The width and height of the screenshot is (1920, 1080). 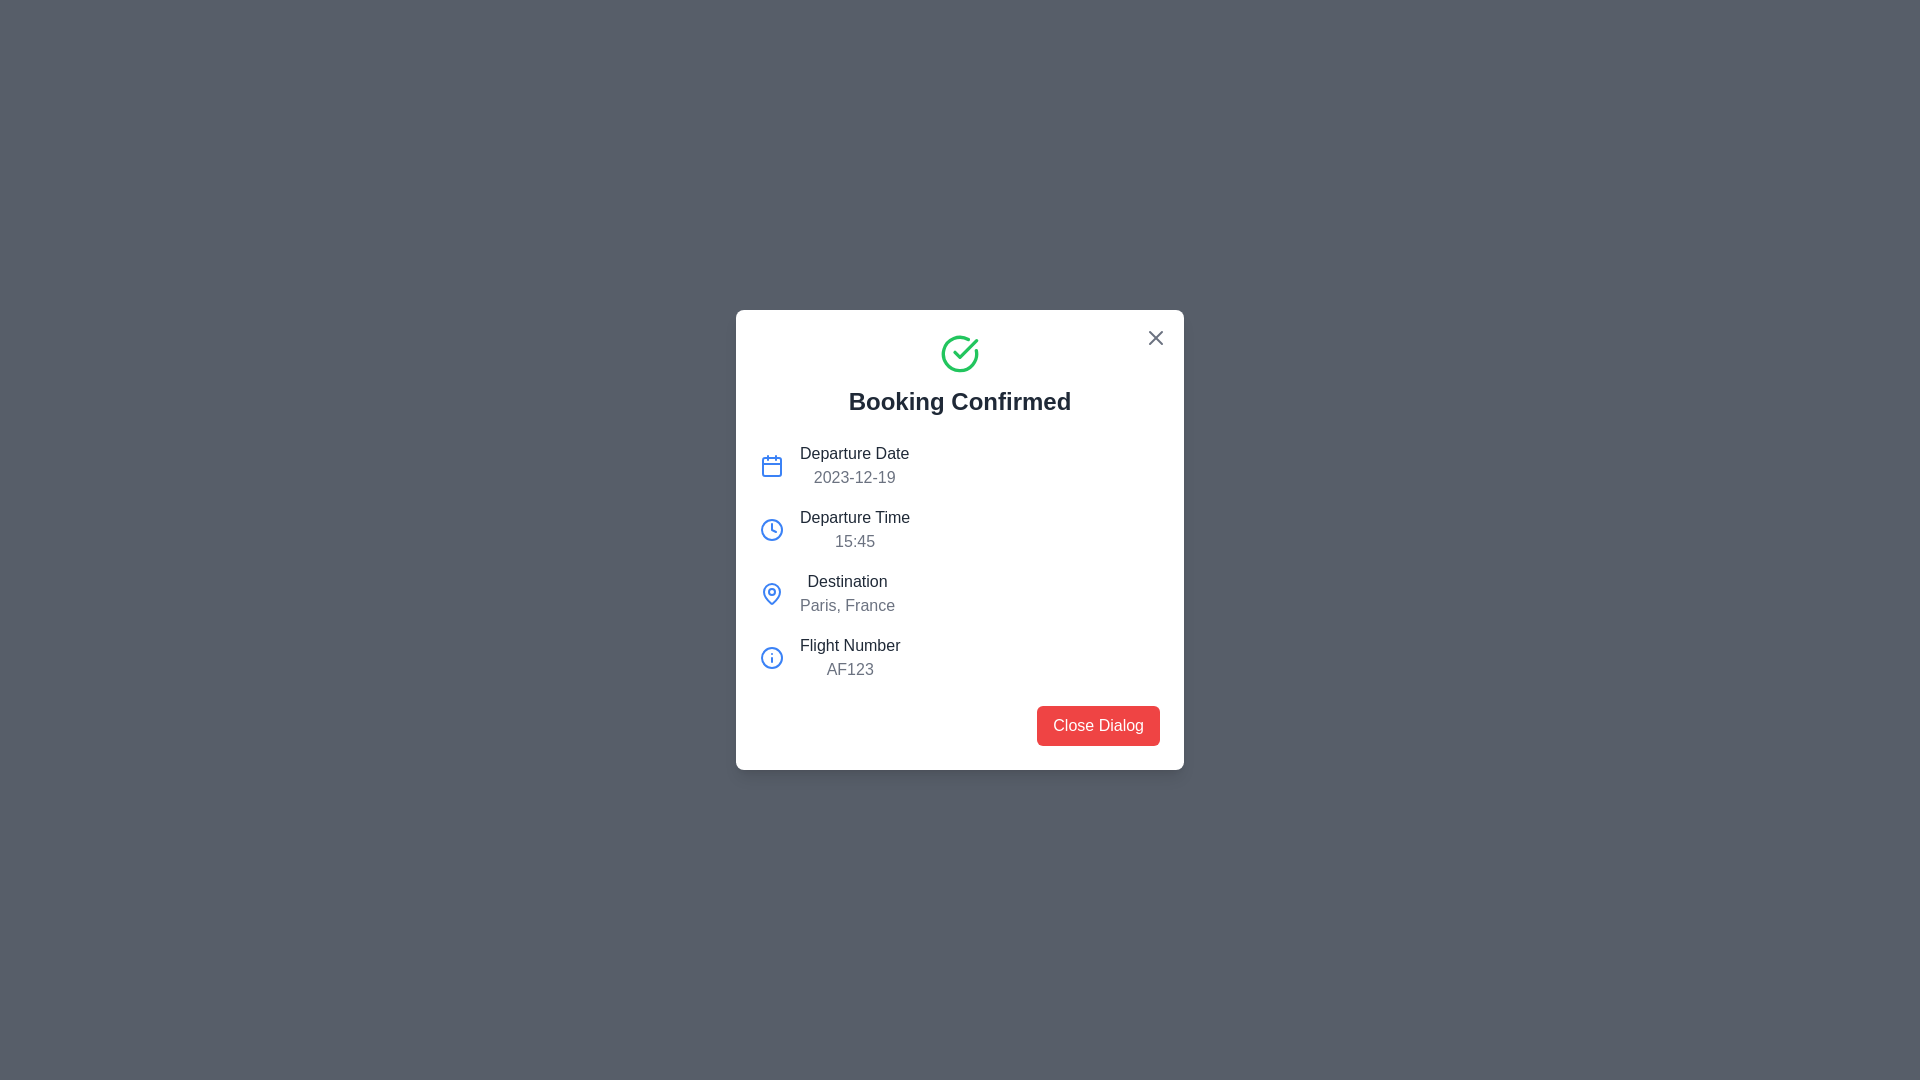 What do you see at coordinates (854, 454) in the screenshot?
I see `the static text label that identifies the departure date, located in the second row of the 'Booking Confirmed' dialog box, to the right of the calendar icon and above the date '2023-12-19'` at bounding box center [854, 454].